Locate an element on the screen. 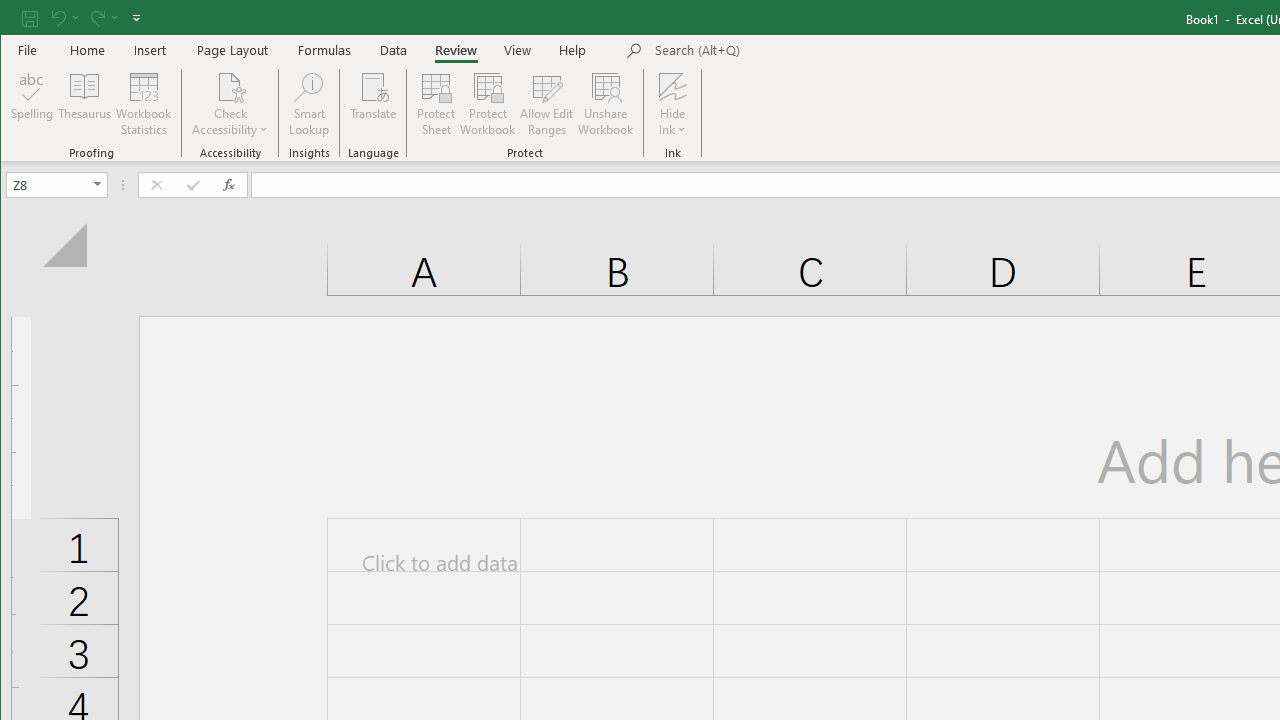 This screenshot has width=1280, height=720. 'Name Box' is located at coordinates (48, 184).